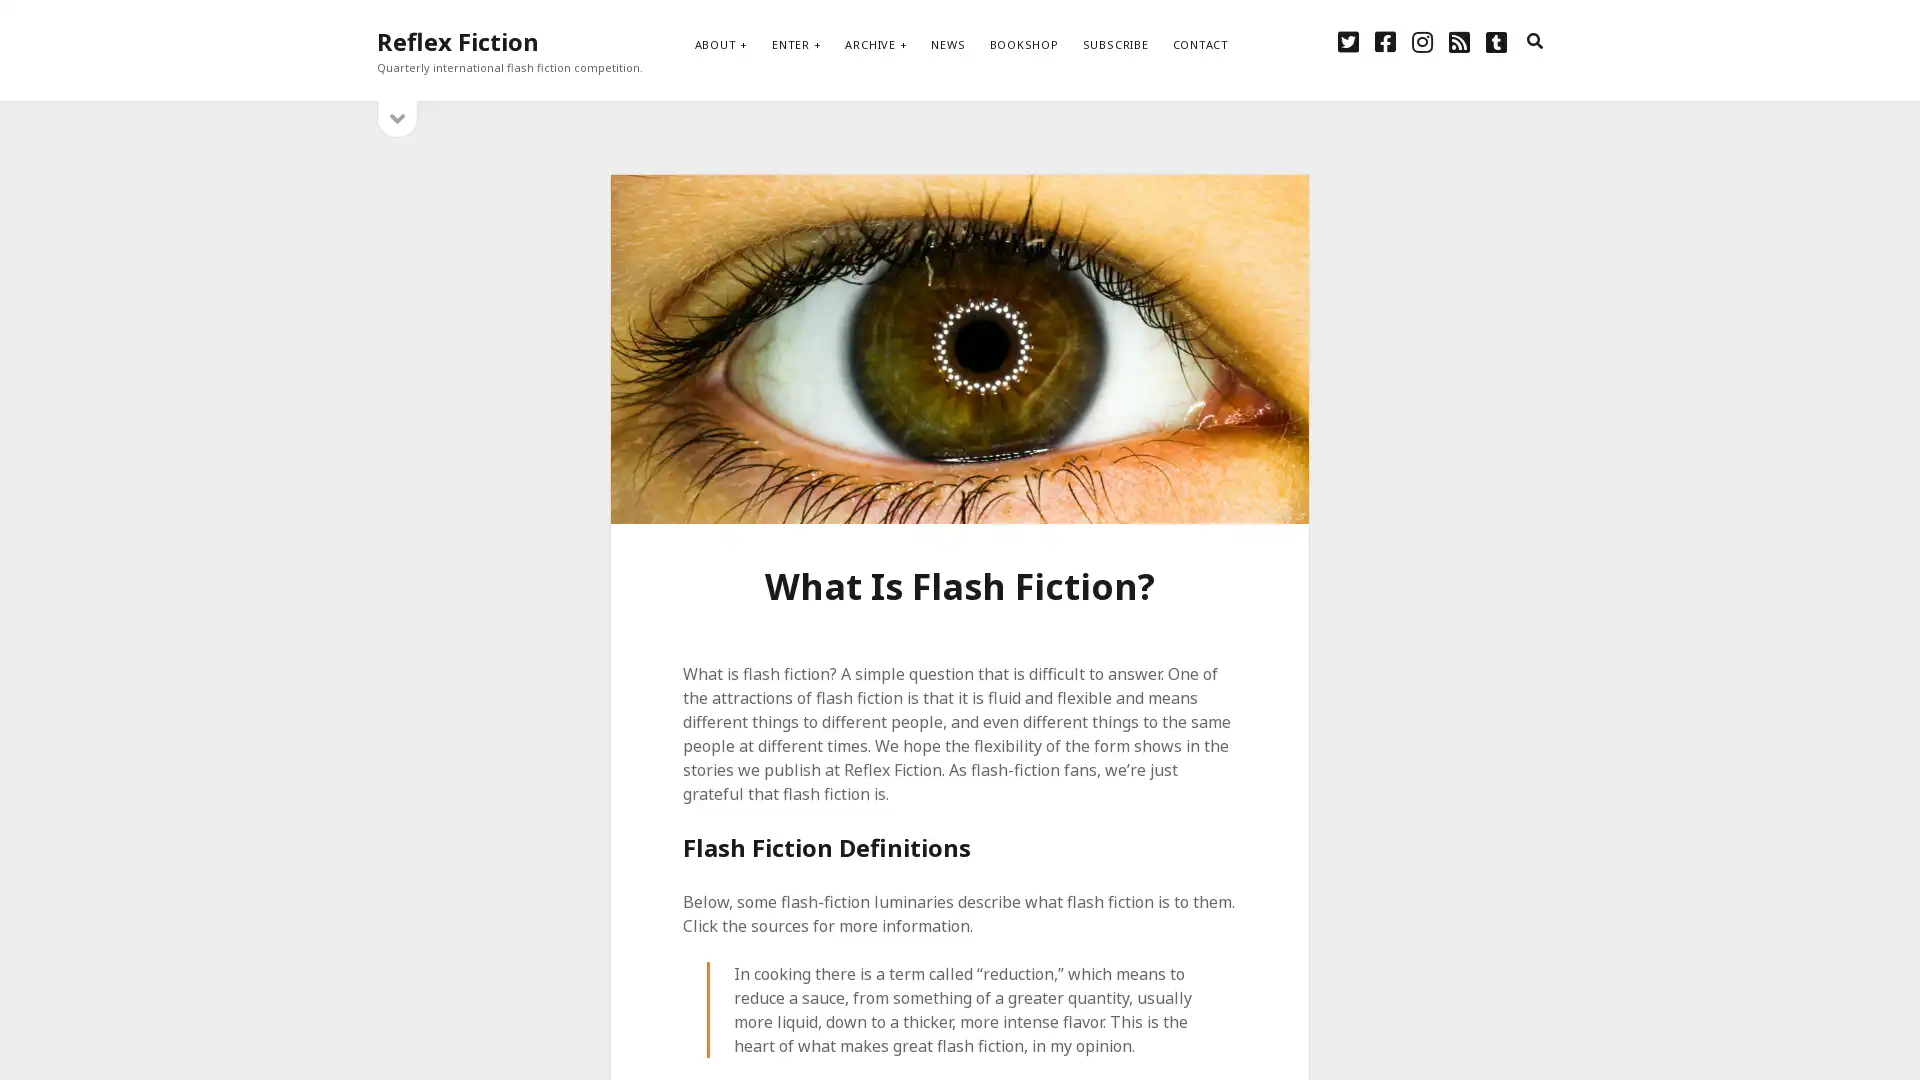 The width and height of the screenshot is (1920, 1080). I want to click on Subscribe, so click(1207, 231).